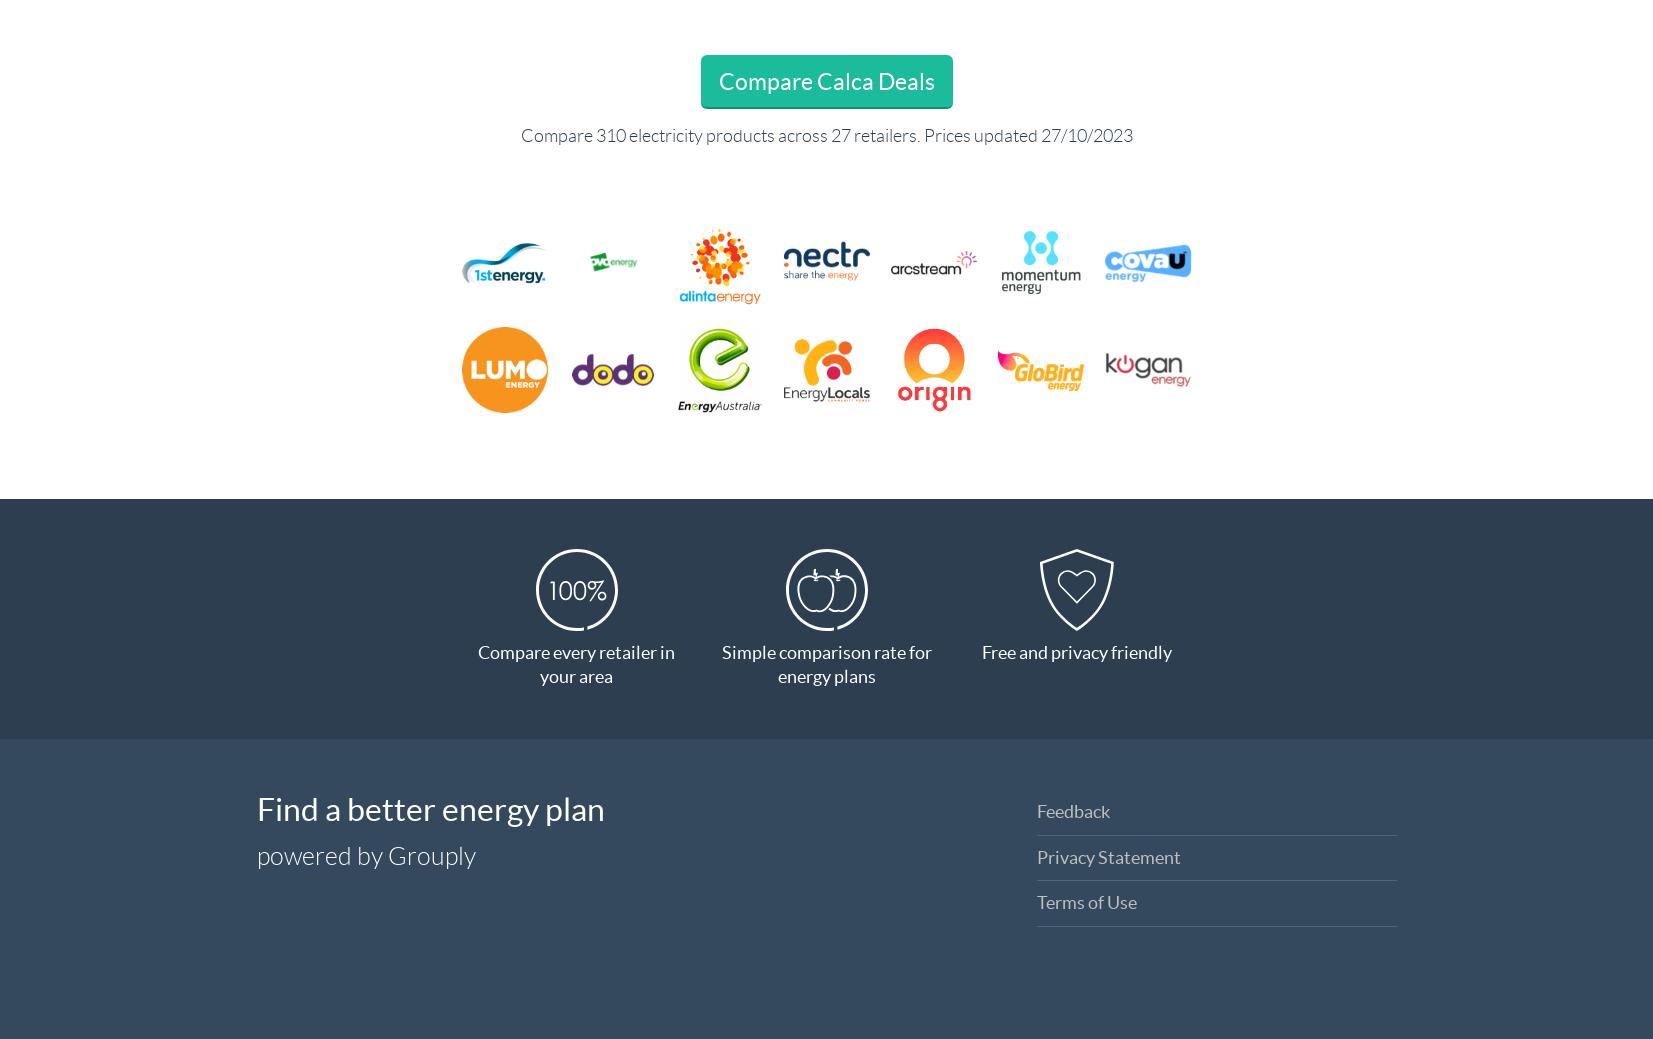 The image size is (1653, 1039). Describe the element at coordinates (726, 135) in the screenshot. I see `'electricity
						products across'` at that location.